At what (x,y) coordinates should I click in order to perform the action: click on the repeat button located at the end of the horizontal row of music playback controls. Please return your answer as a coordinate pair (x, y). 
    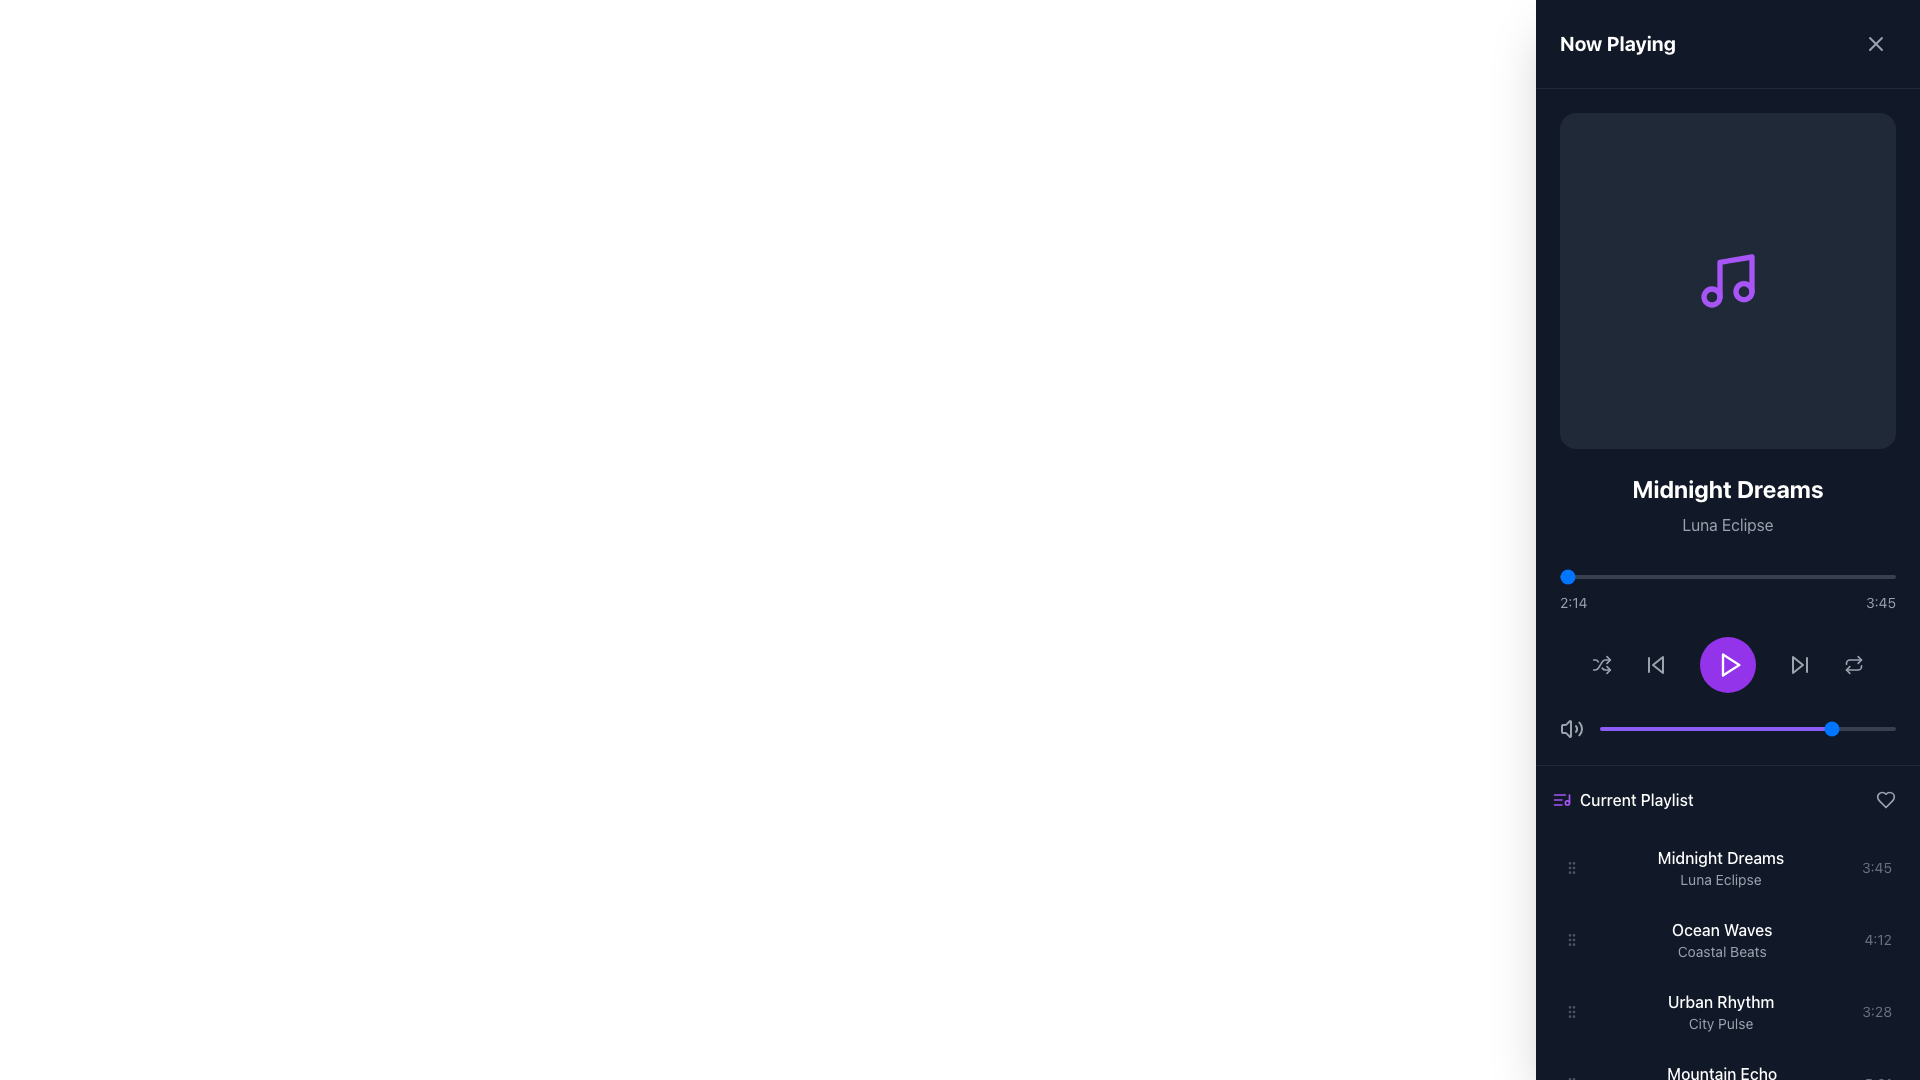
    Looking at the image, I should click on (1852, 664).